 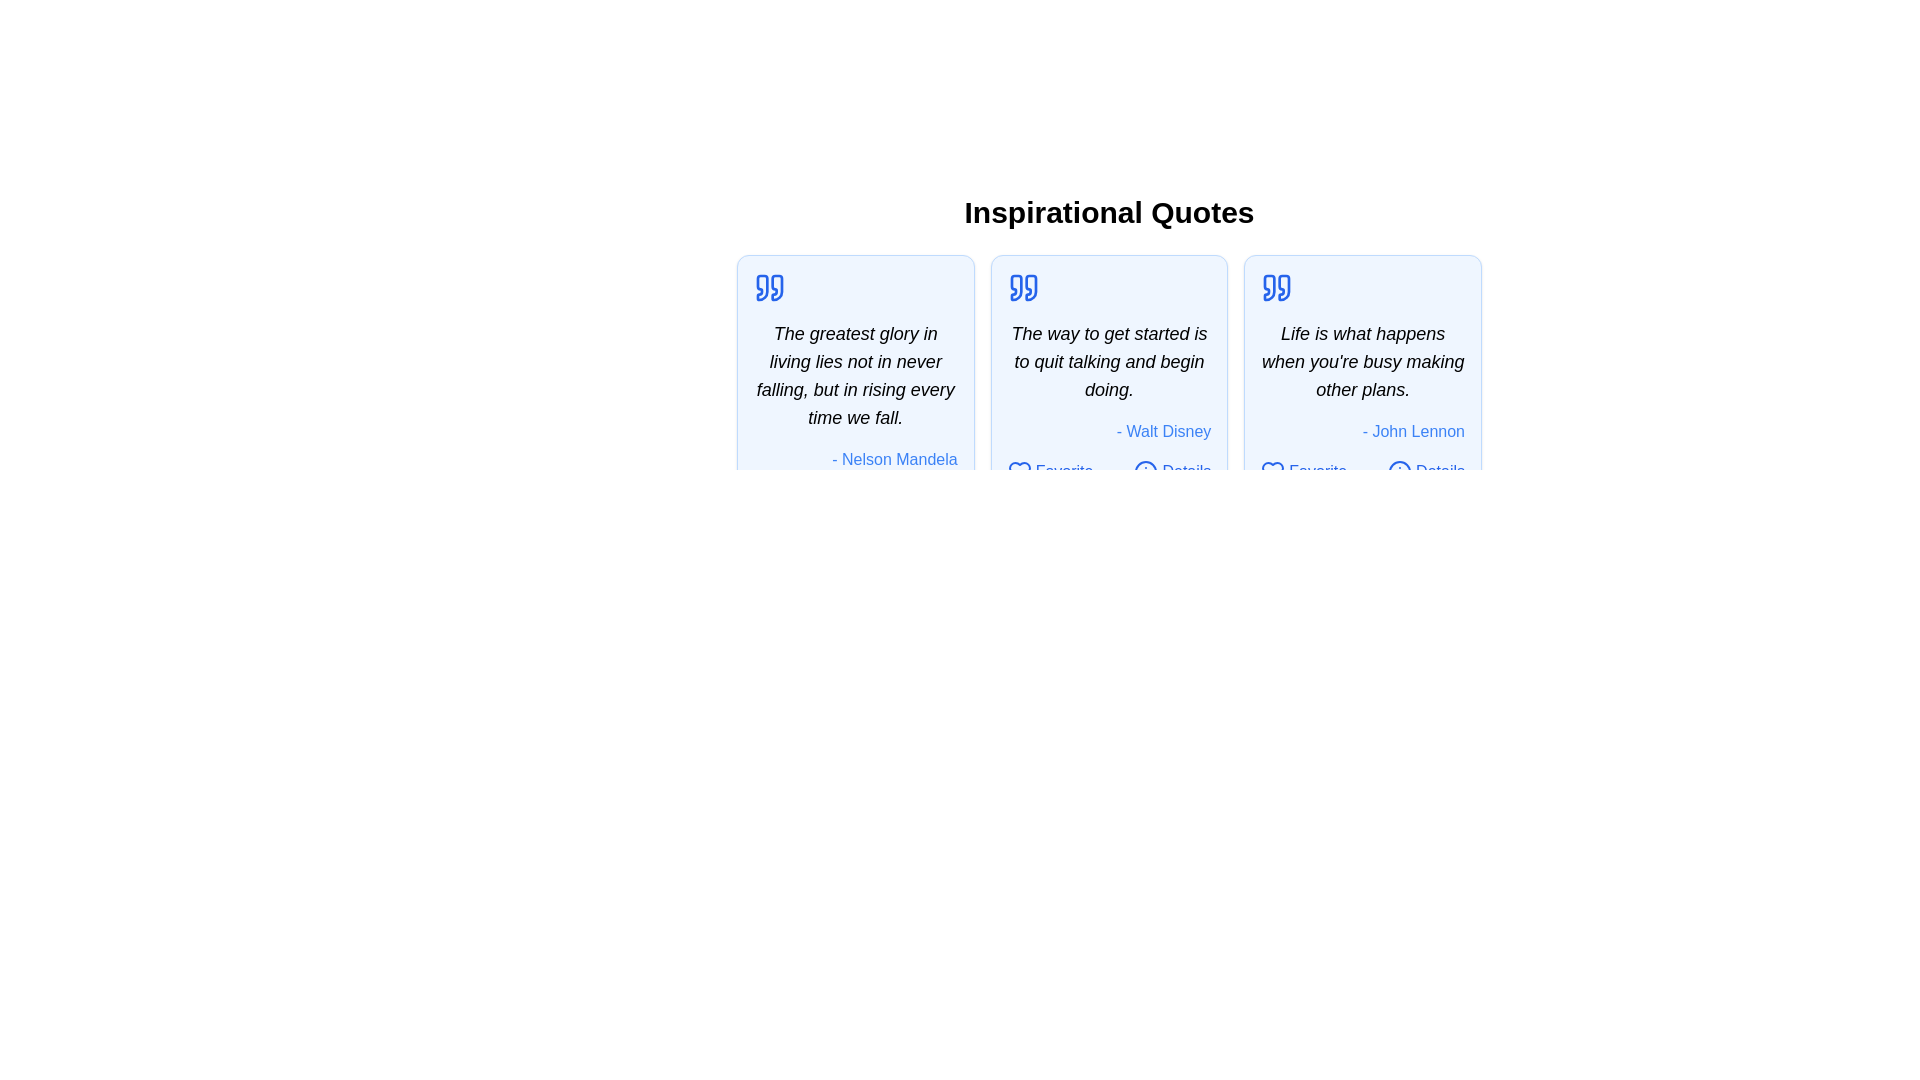 What do you see at coordinates (855, 392) in the screenshot?
I see `the card with a light blue background featuring a quotation mark icon at the top left, containing an italicized quote and an author's name in blue text, positioned below the heading 'Inspirational Quotes'` at bounding box center [855, 392].